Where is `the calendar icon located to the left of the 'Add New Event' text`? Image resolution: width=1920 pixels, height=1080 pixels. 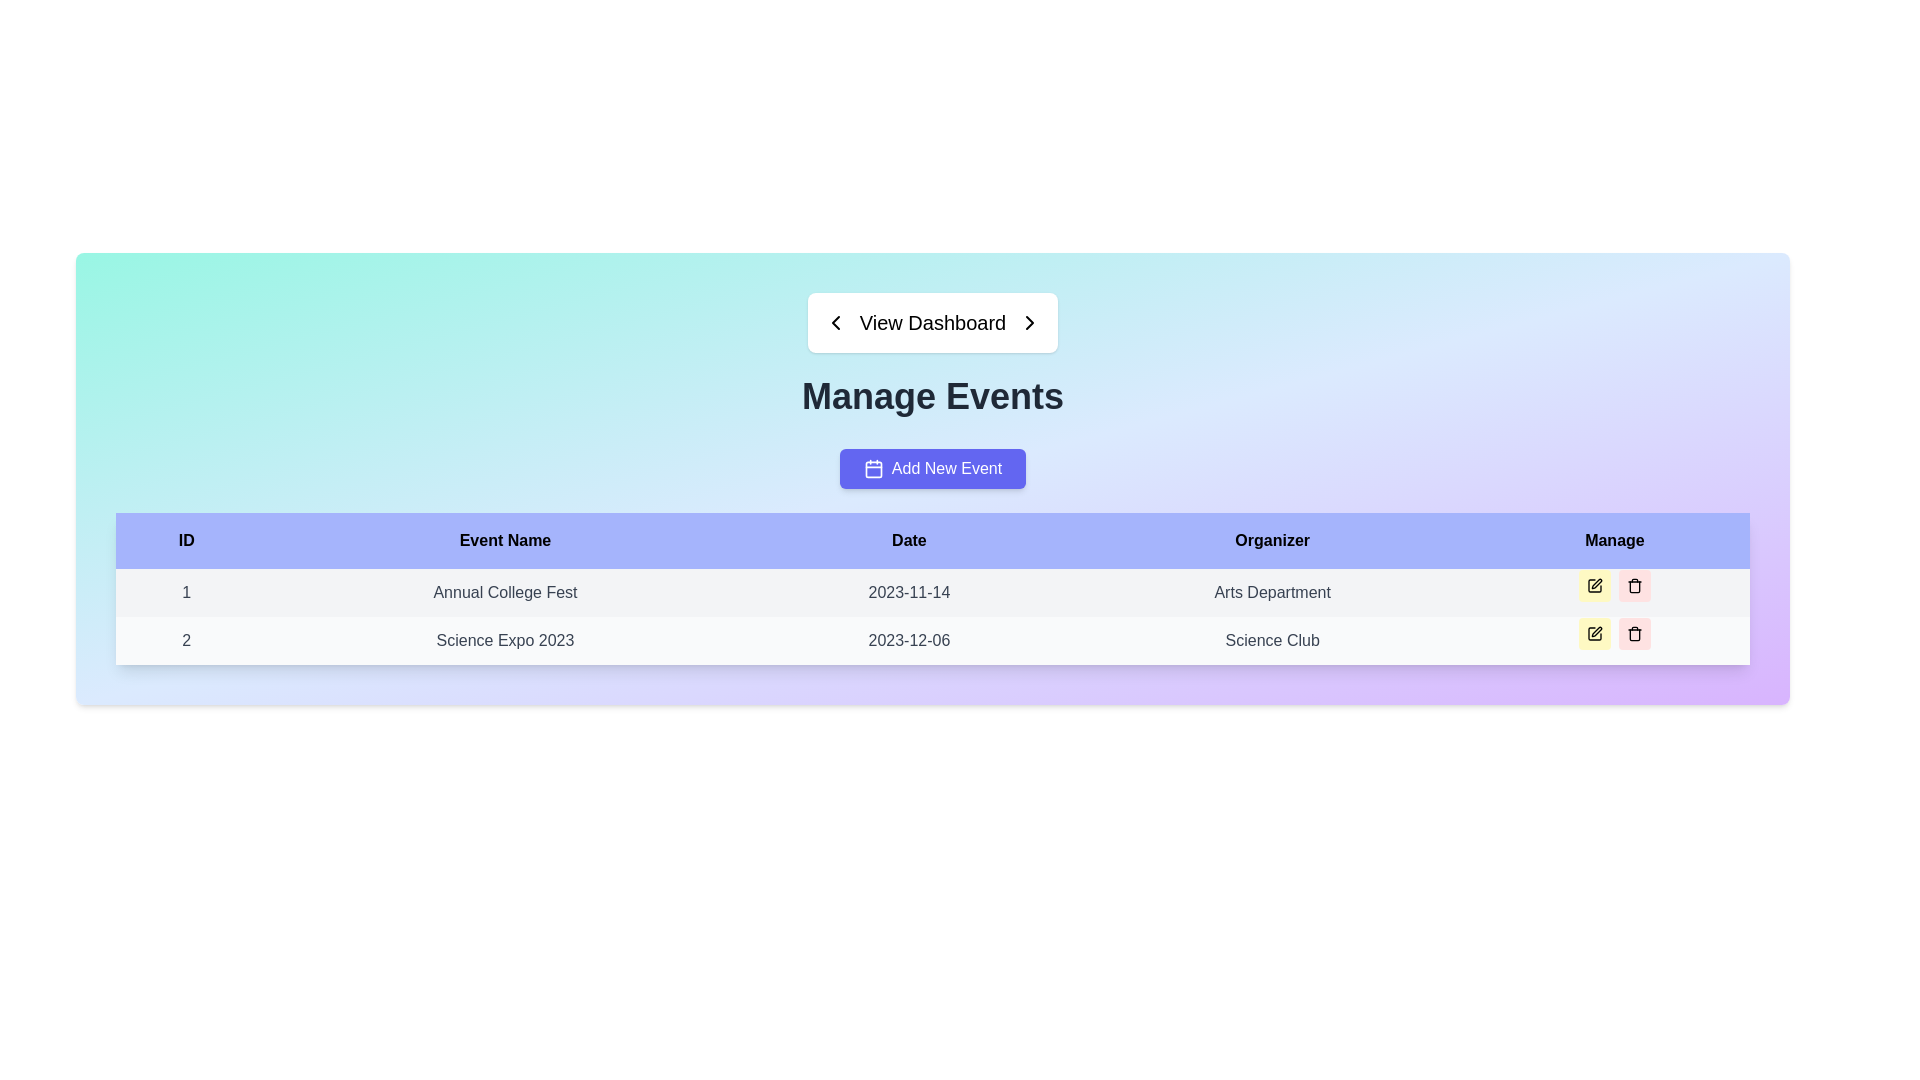
the calendar icon located to the left of the 'Add New Event' text is located at coordinates (873, 469).